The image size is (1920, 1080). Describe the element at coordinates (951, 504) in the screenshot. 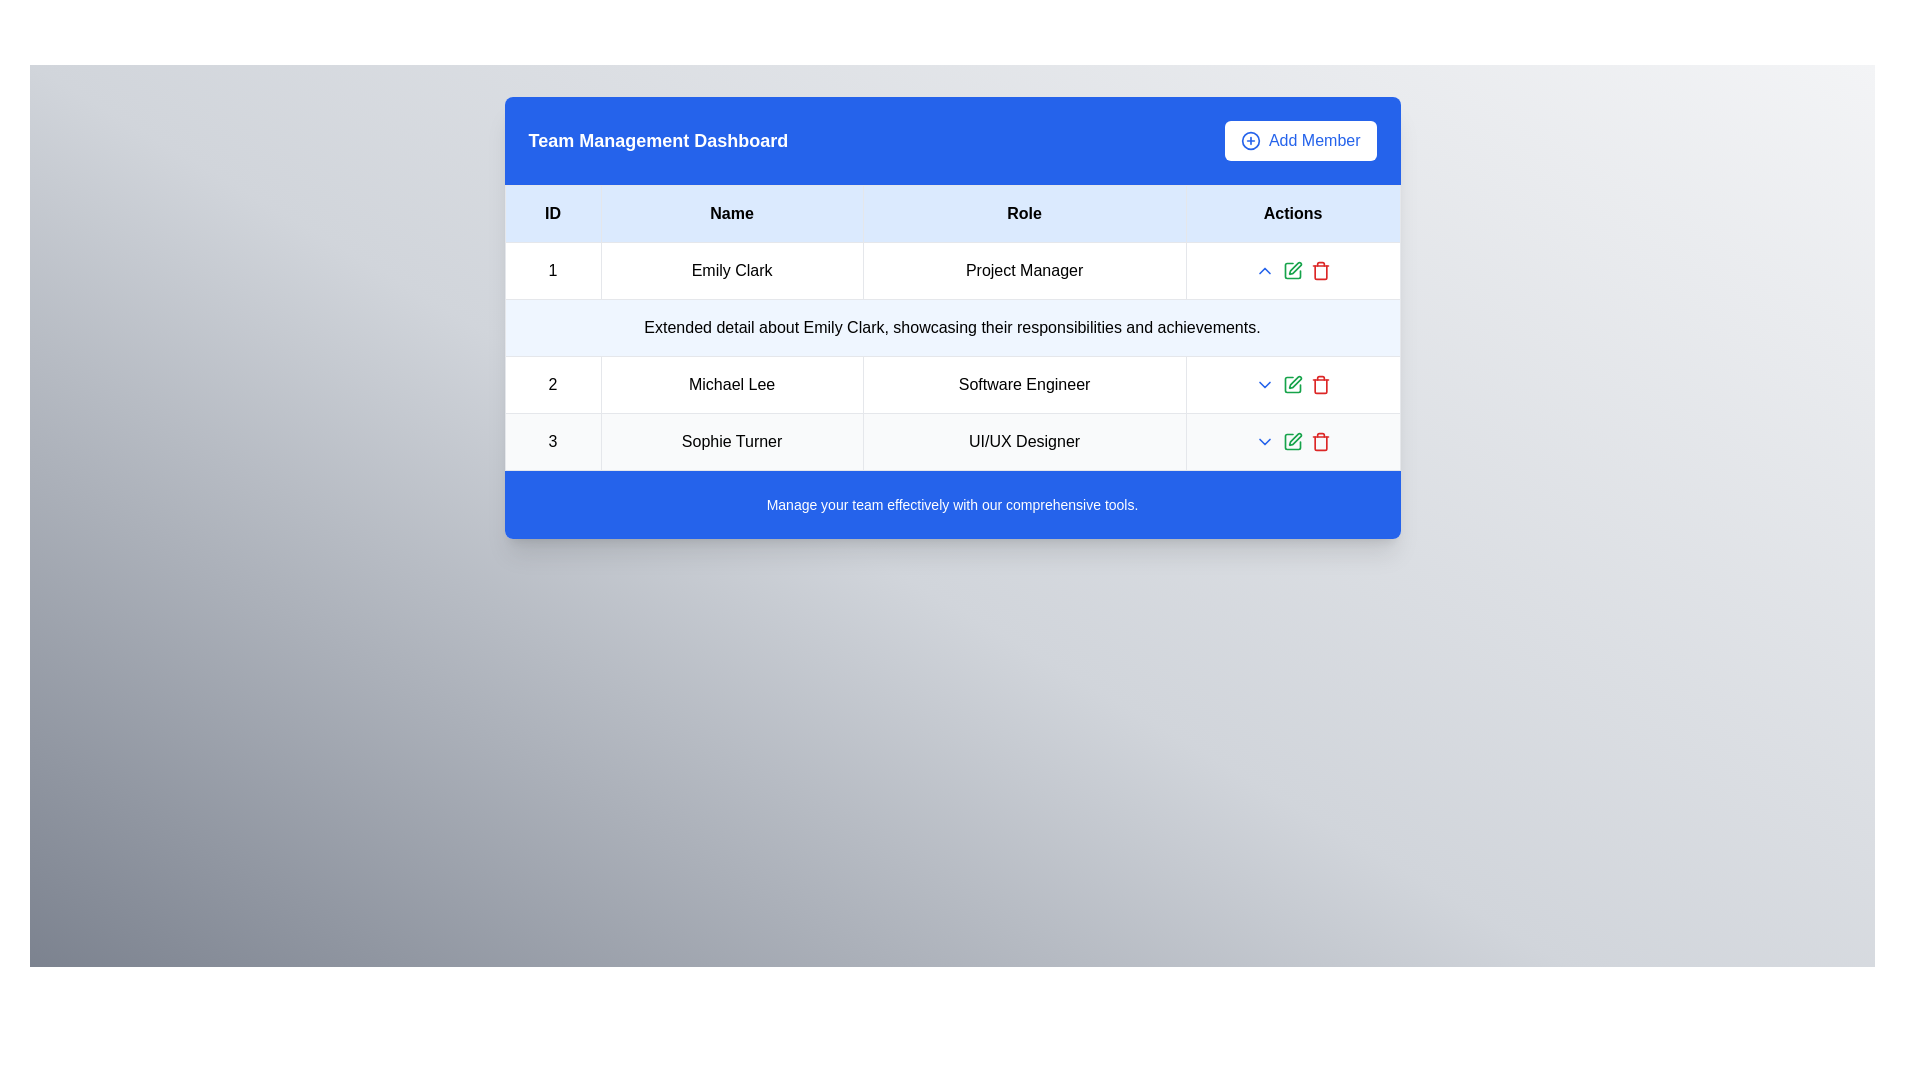

I see `the informative textual area that has a blue background and white text, containing the message 'Manage your team effectively with our comprehensive tools.'` at that location.